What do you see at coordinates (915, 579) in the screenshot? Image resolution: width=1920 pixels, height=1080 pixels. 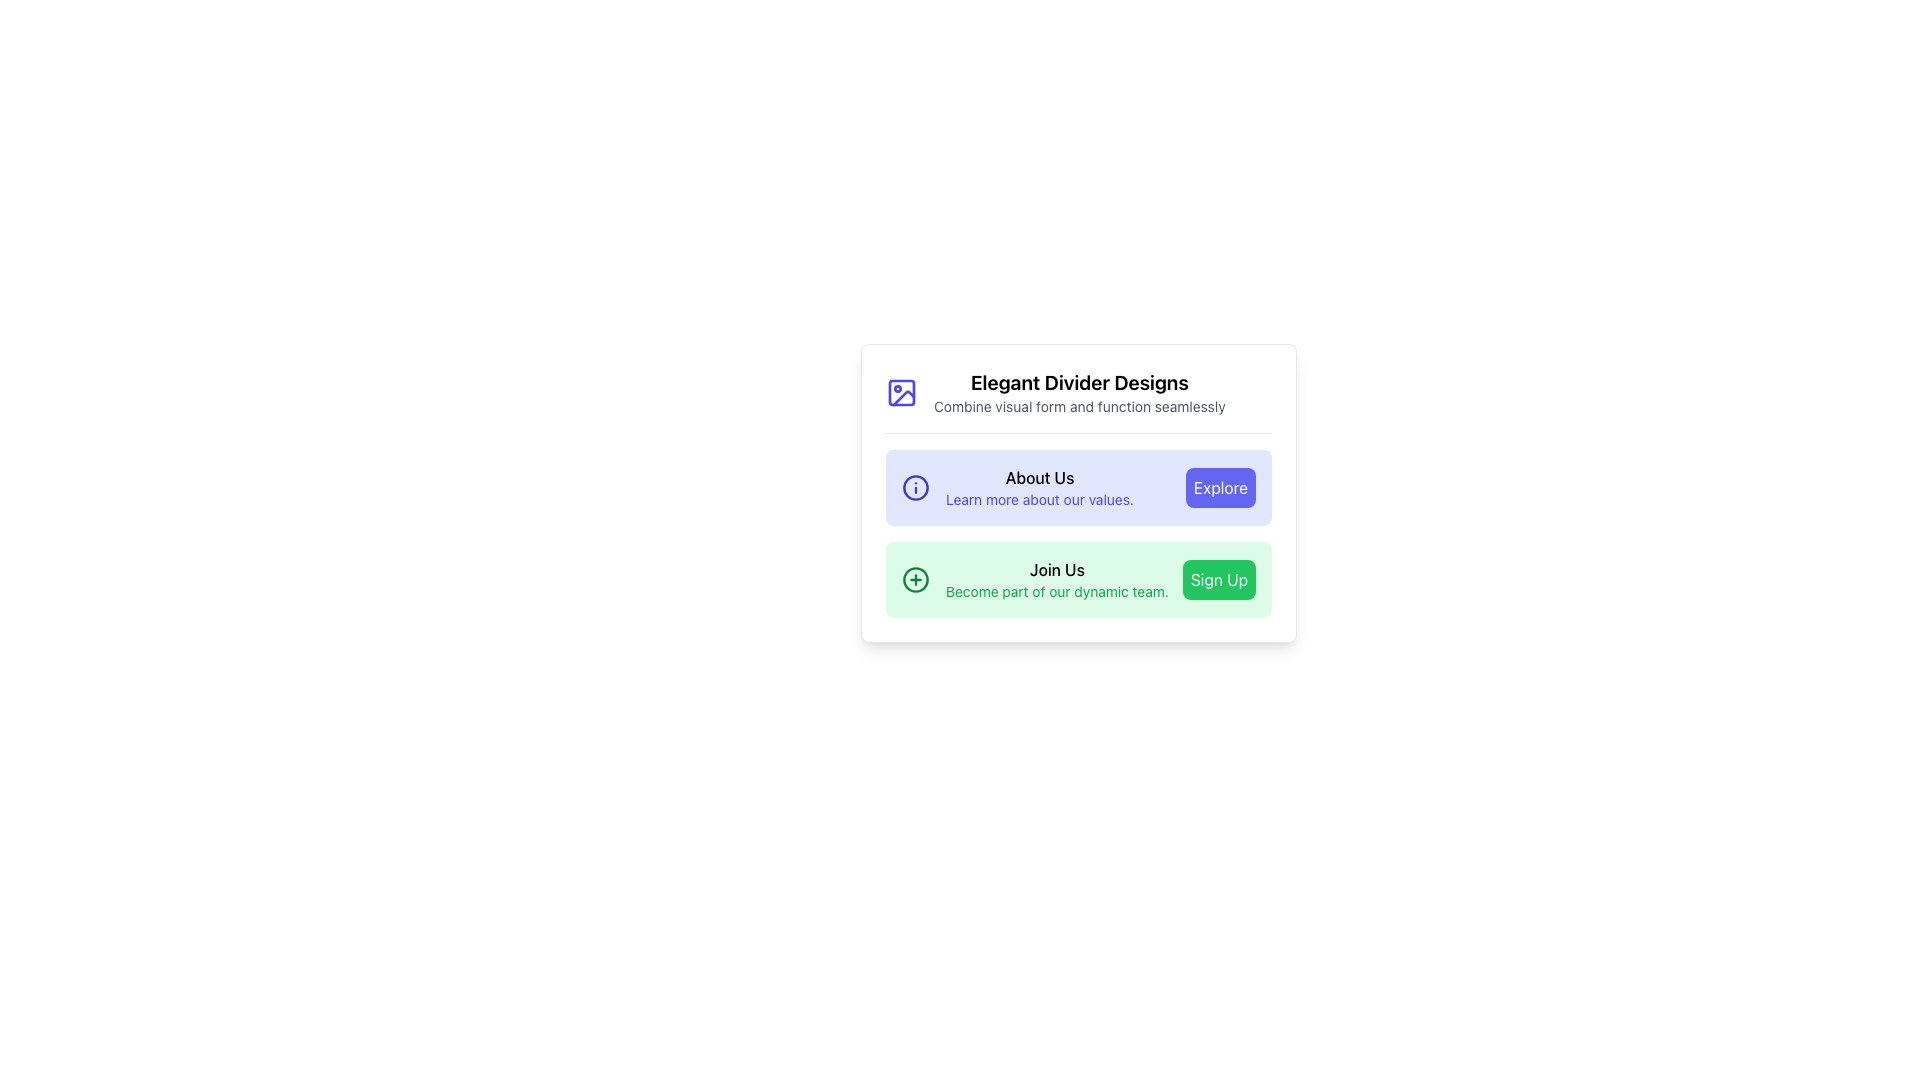 I see `the 'Join Us' icon button located to the left of the 'Join Us' text and above the 'Sign Up' button` at bounding box center [915, 579].